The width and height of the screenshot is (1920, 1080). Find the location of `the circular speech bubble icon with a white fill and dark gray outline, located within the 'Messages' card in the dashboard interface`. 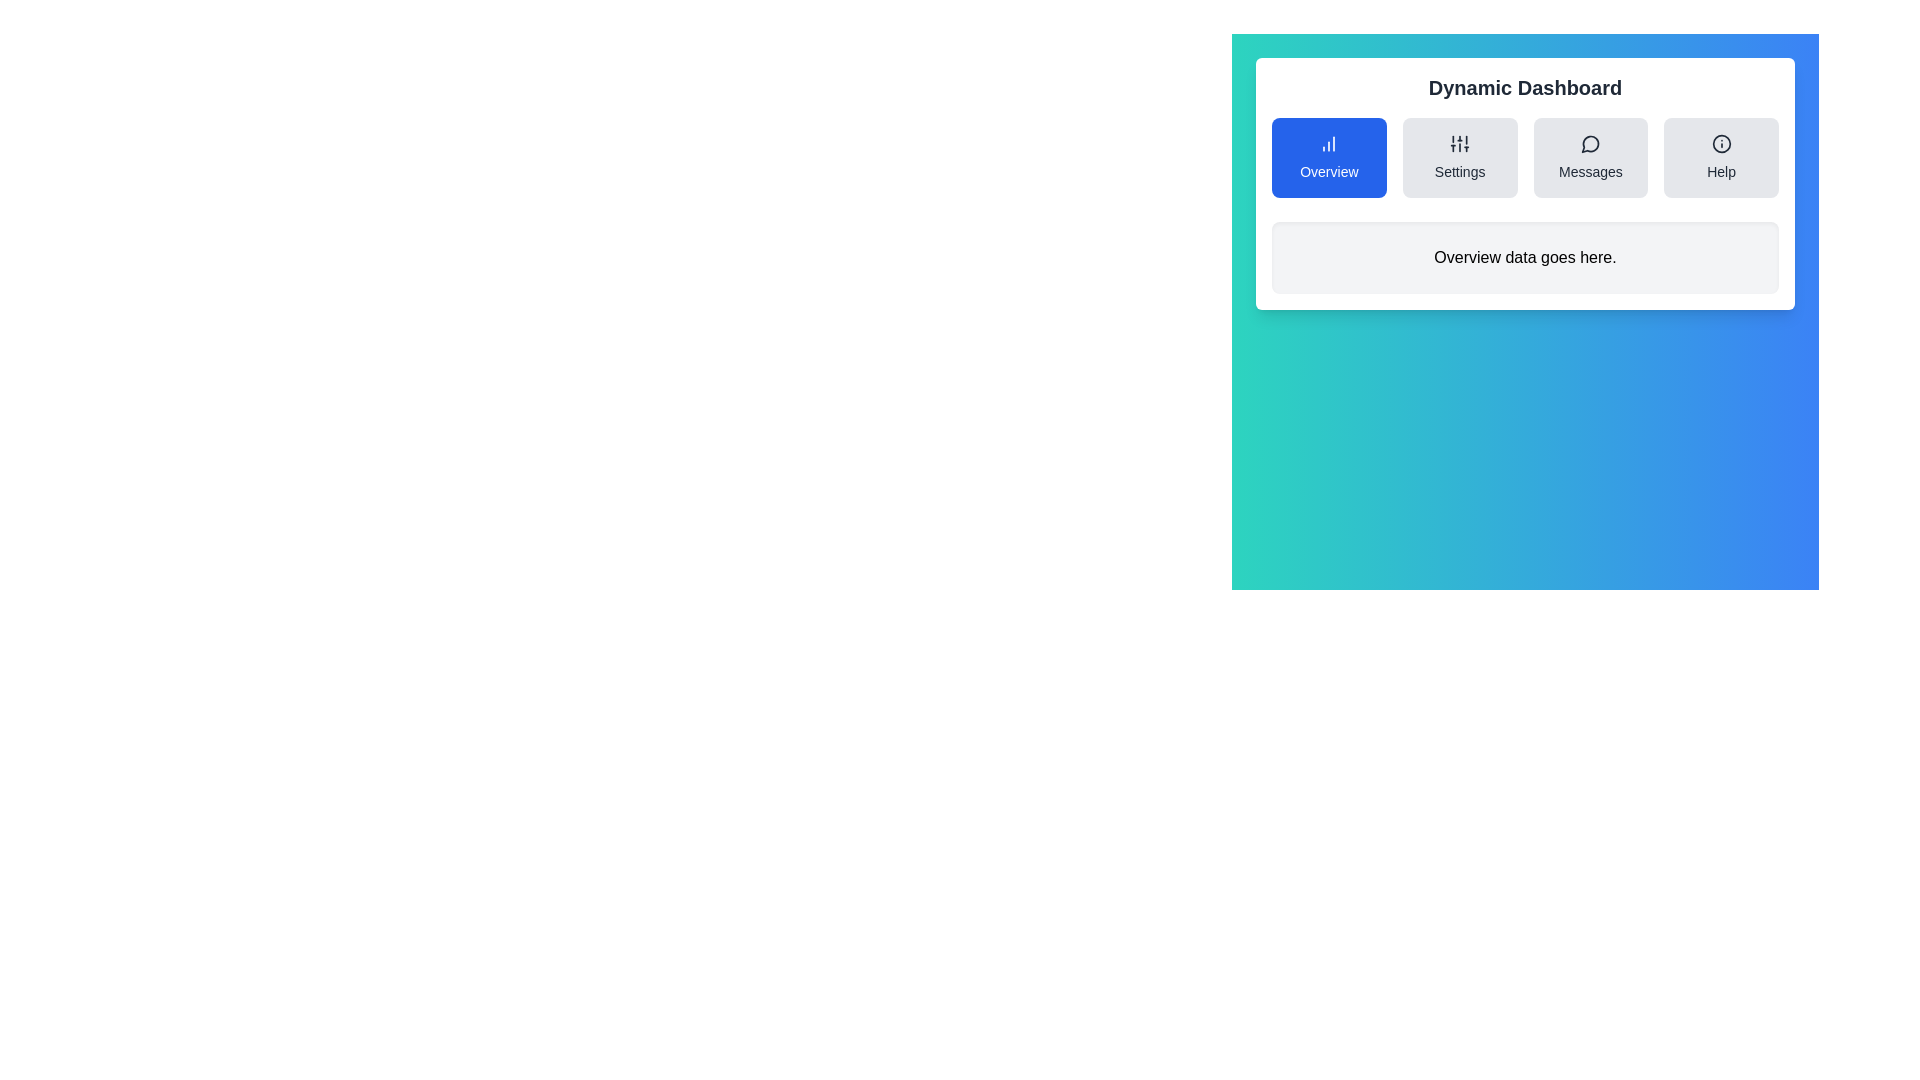

the circular speech bubble icon with a white fill and dark gray outline, located within the 'Messages' card in the dashboard interface is located at coordinates (1589, 142).